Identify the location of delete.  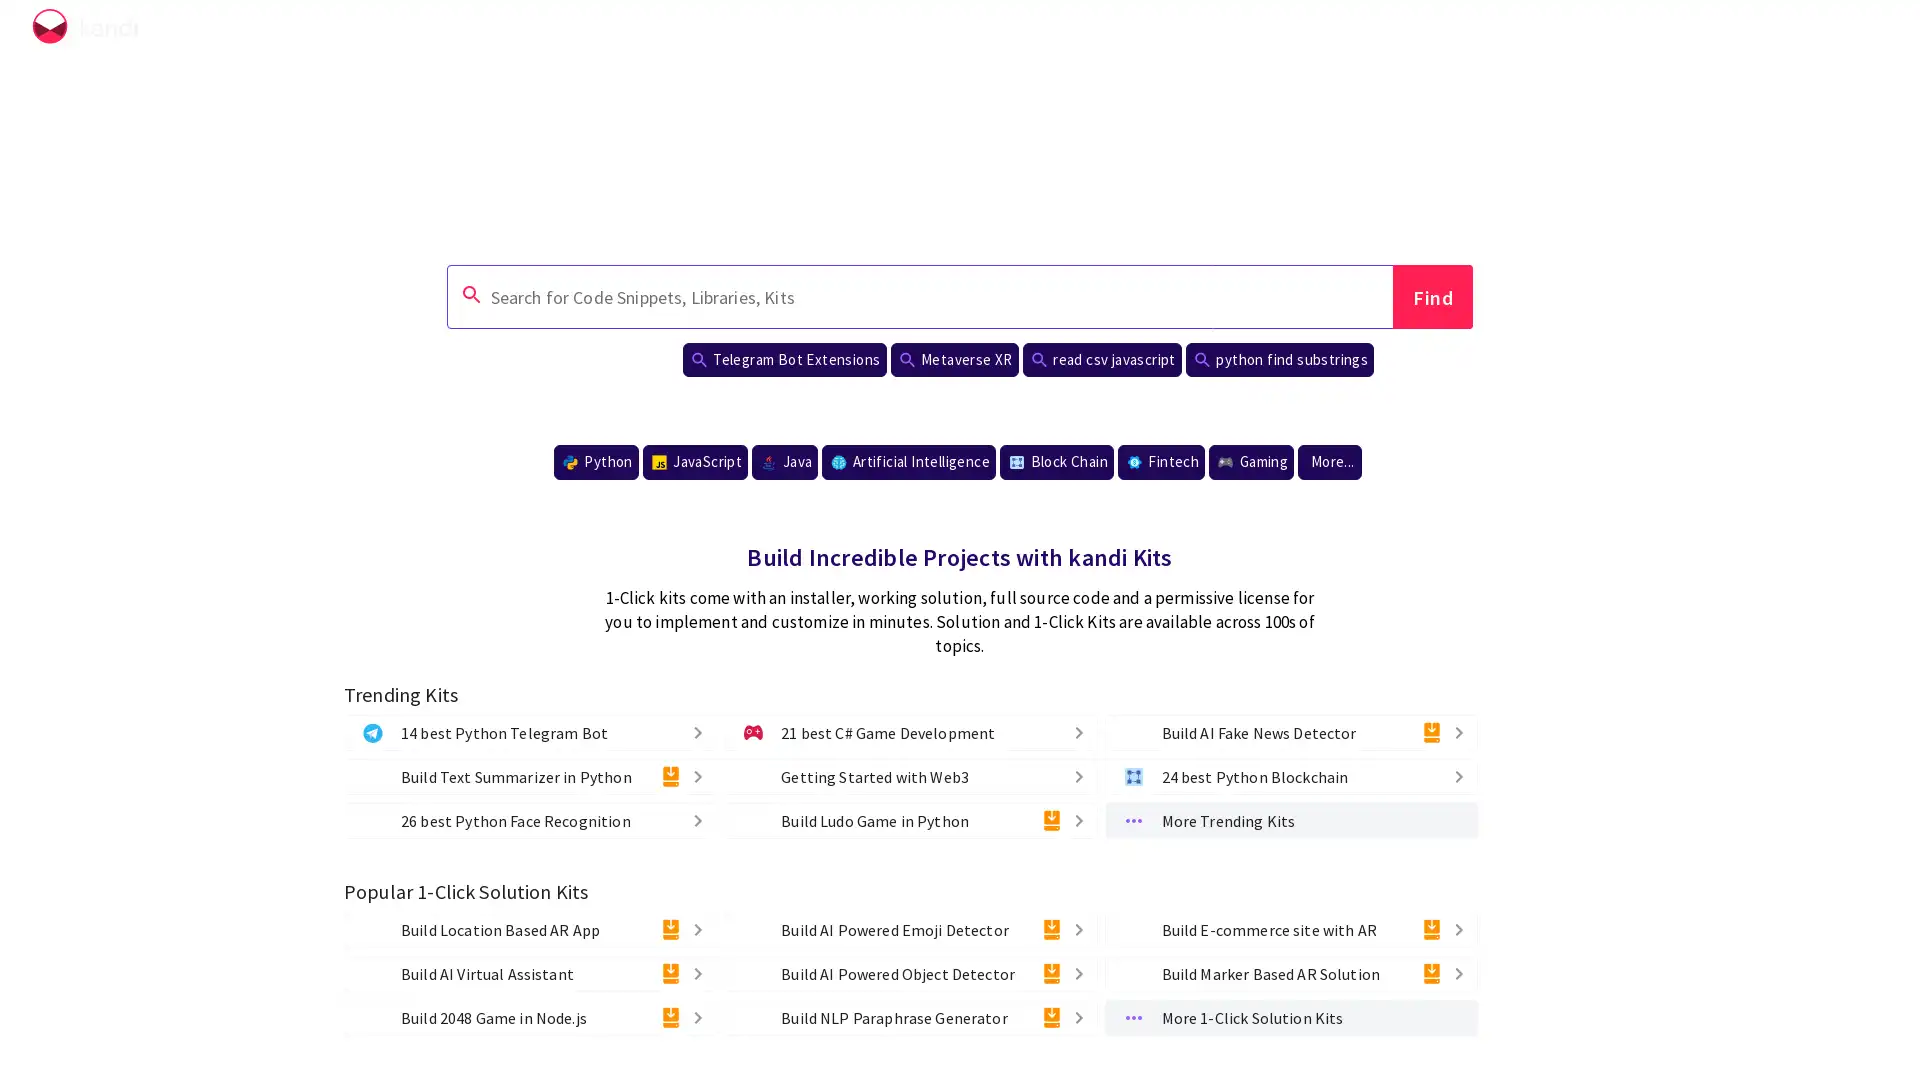
(671, 1017).